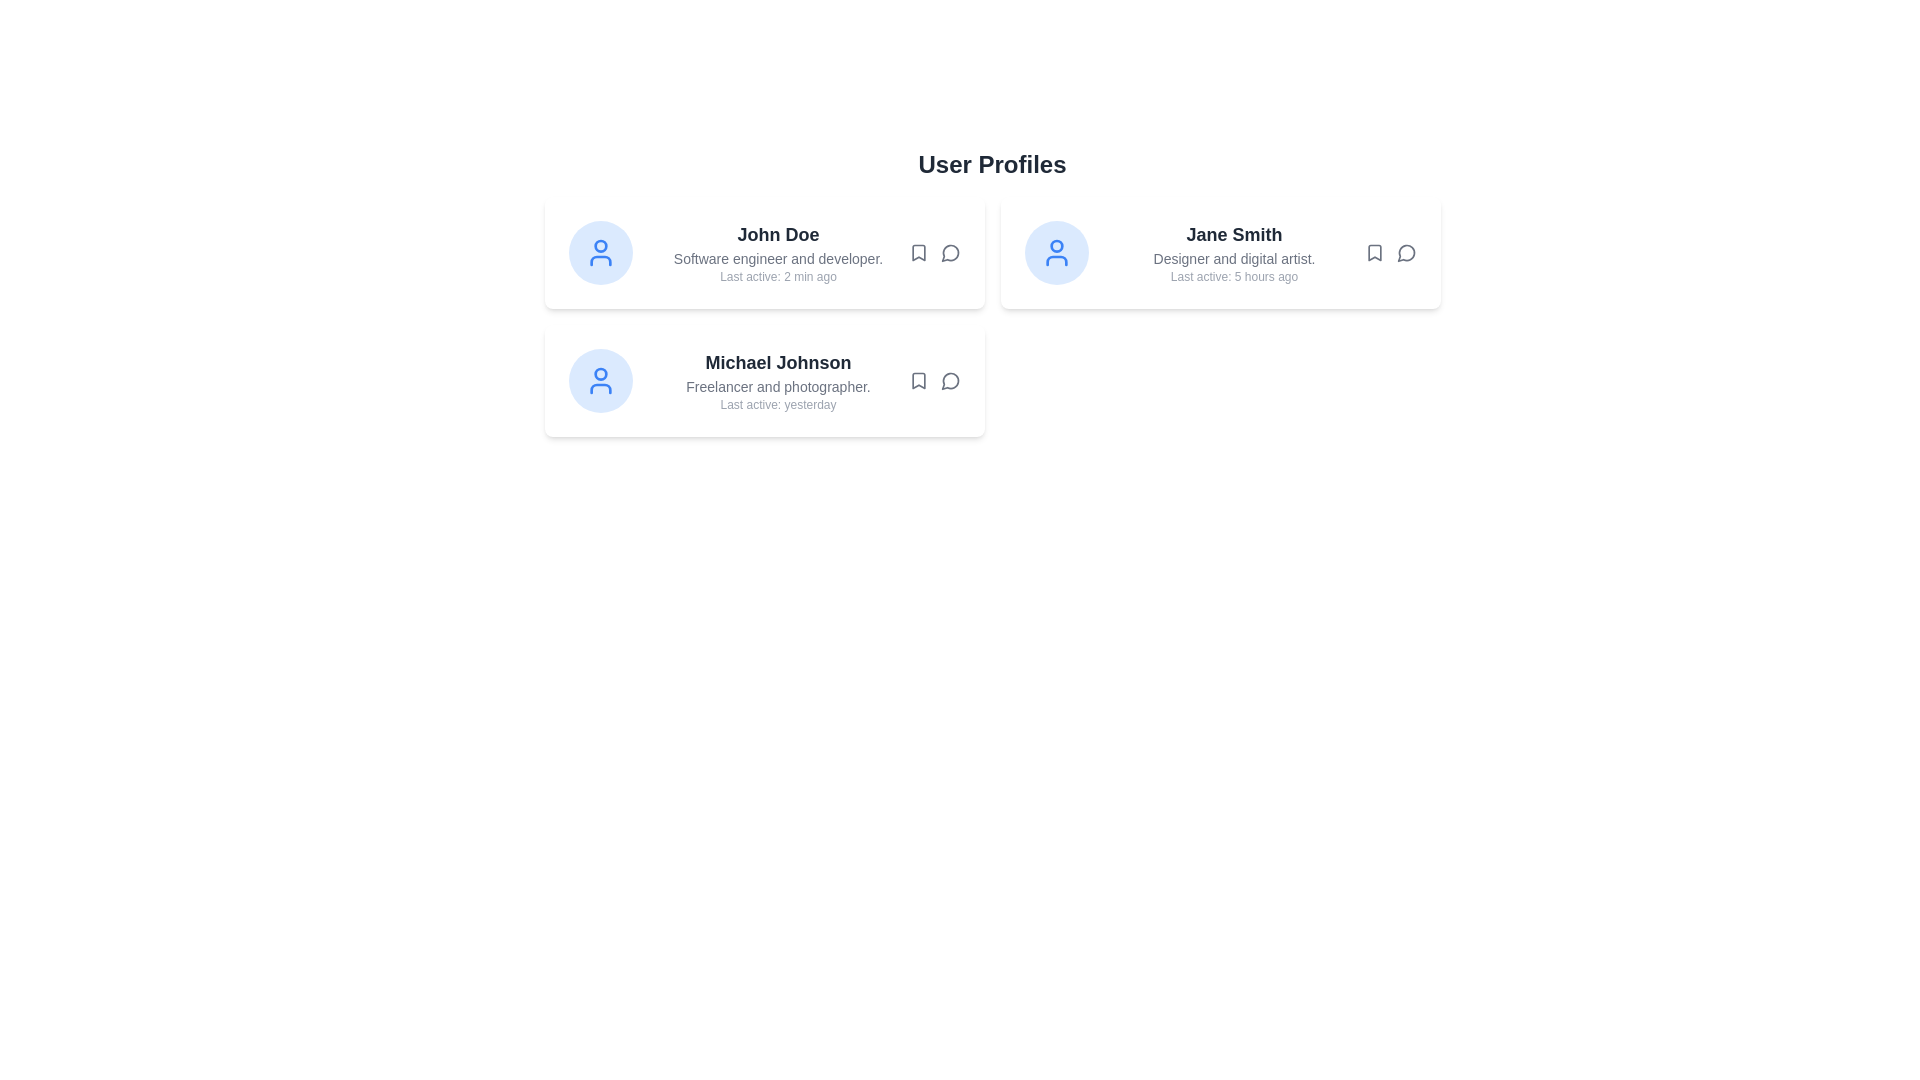 The width and height of the screenshot is (1920, 1080). I want to click on the bookmark icon in the bottom-right corner of Michael Johnson's profile card, so click(933, 381).